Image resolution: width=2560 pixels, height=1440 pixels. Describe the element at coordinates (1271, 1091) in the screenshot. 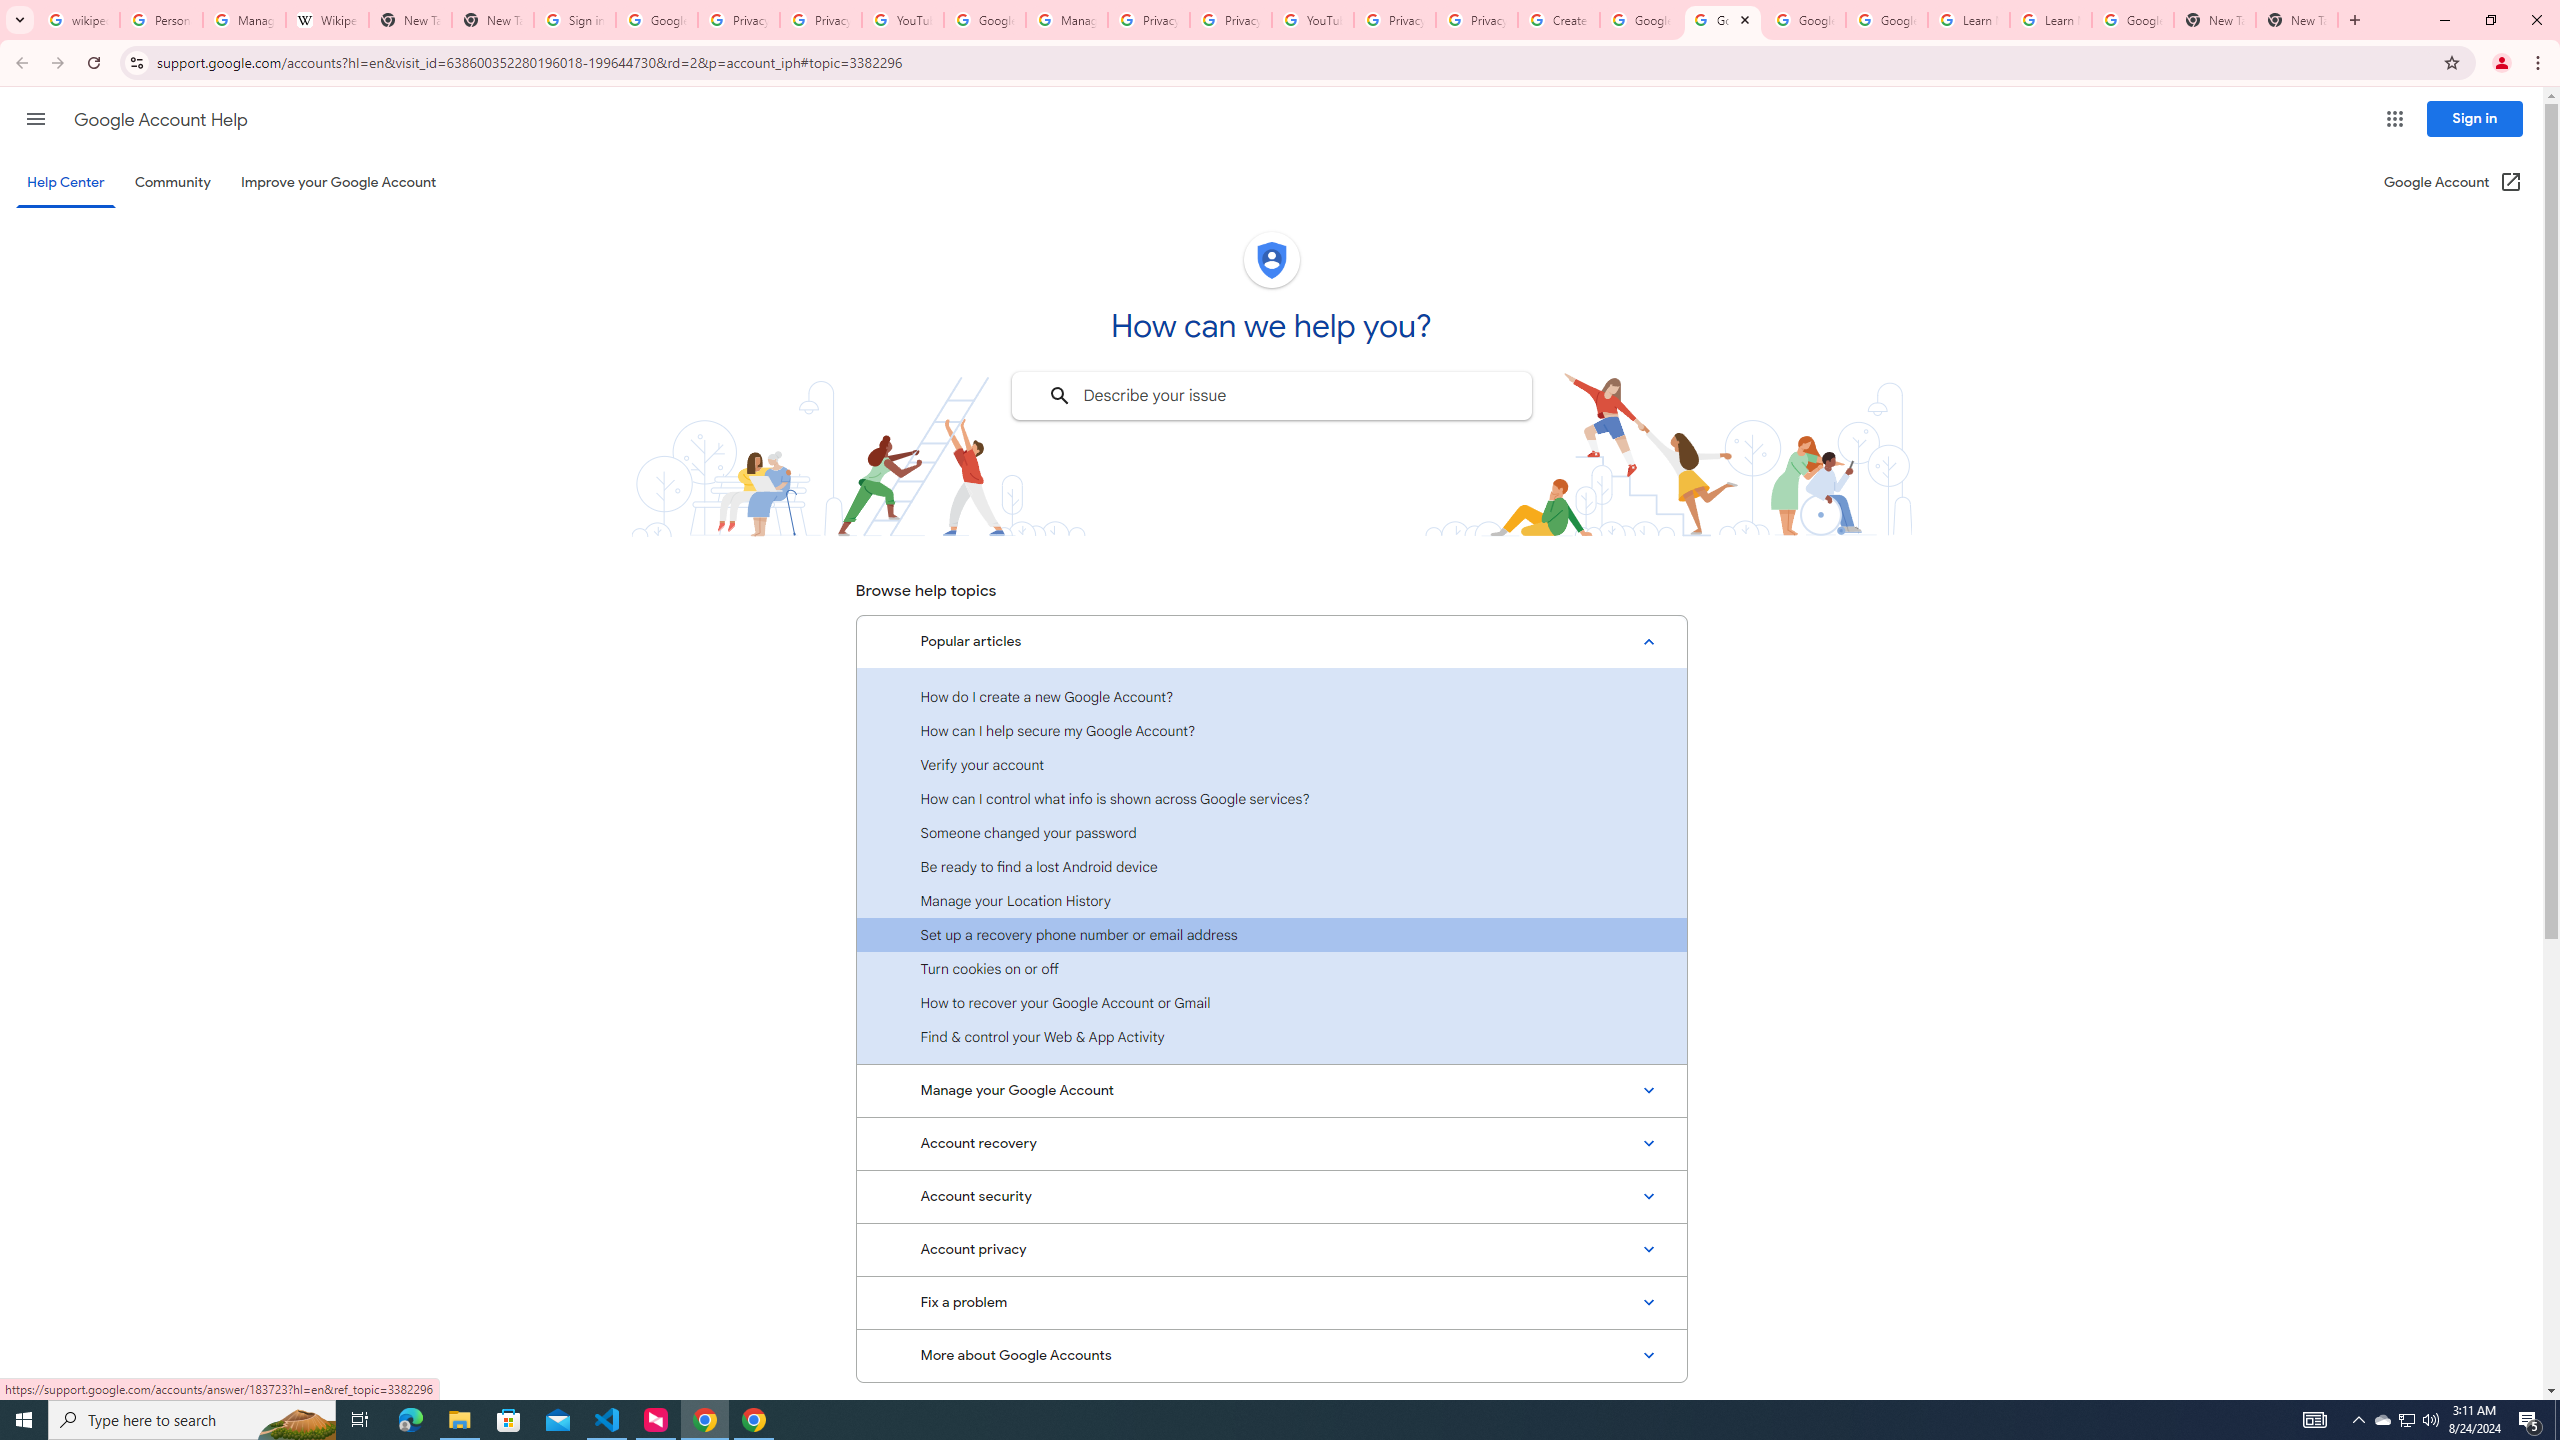

I see `'Manage your Google Account'` at that location.